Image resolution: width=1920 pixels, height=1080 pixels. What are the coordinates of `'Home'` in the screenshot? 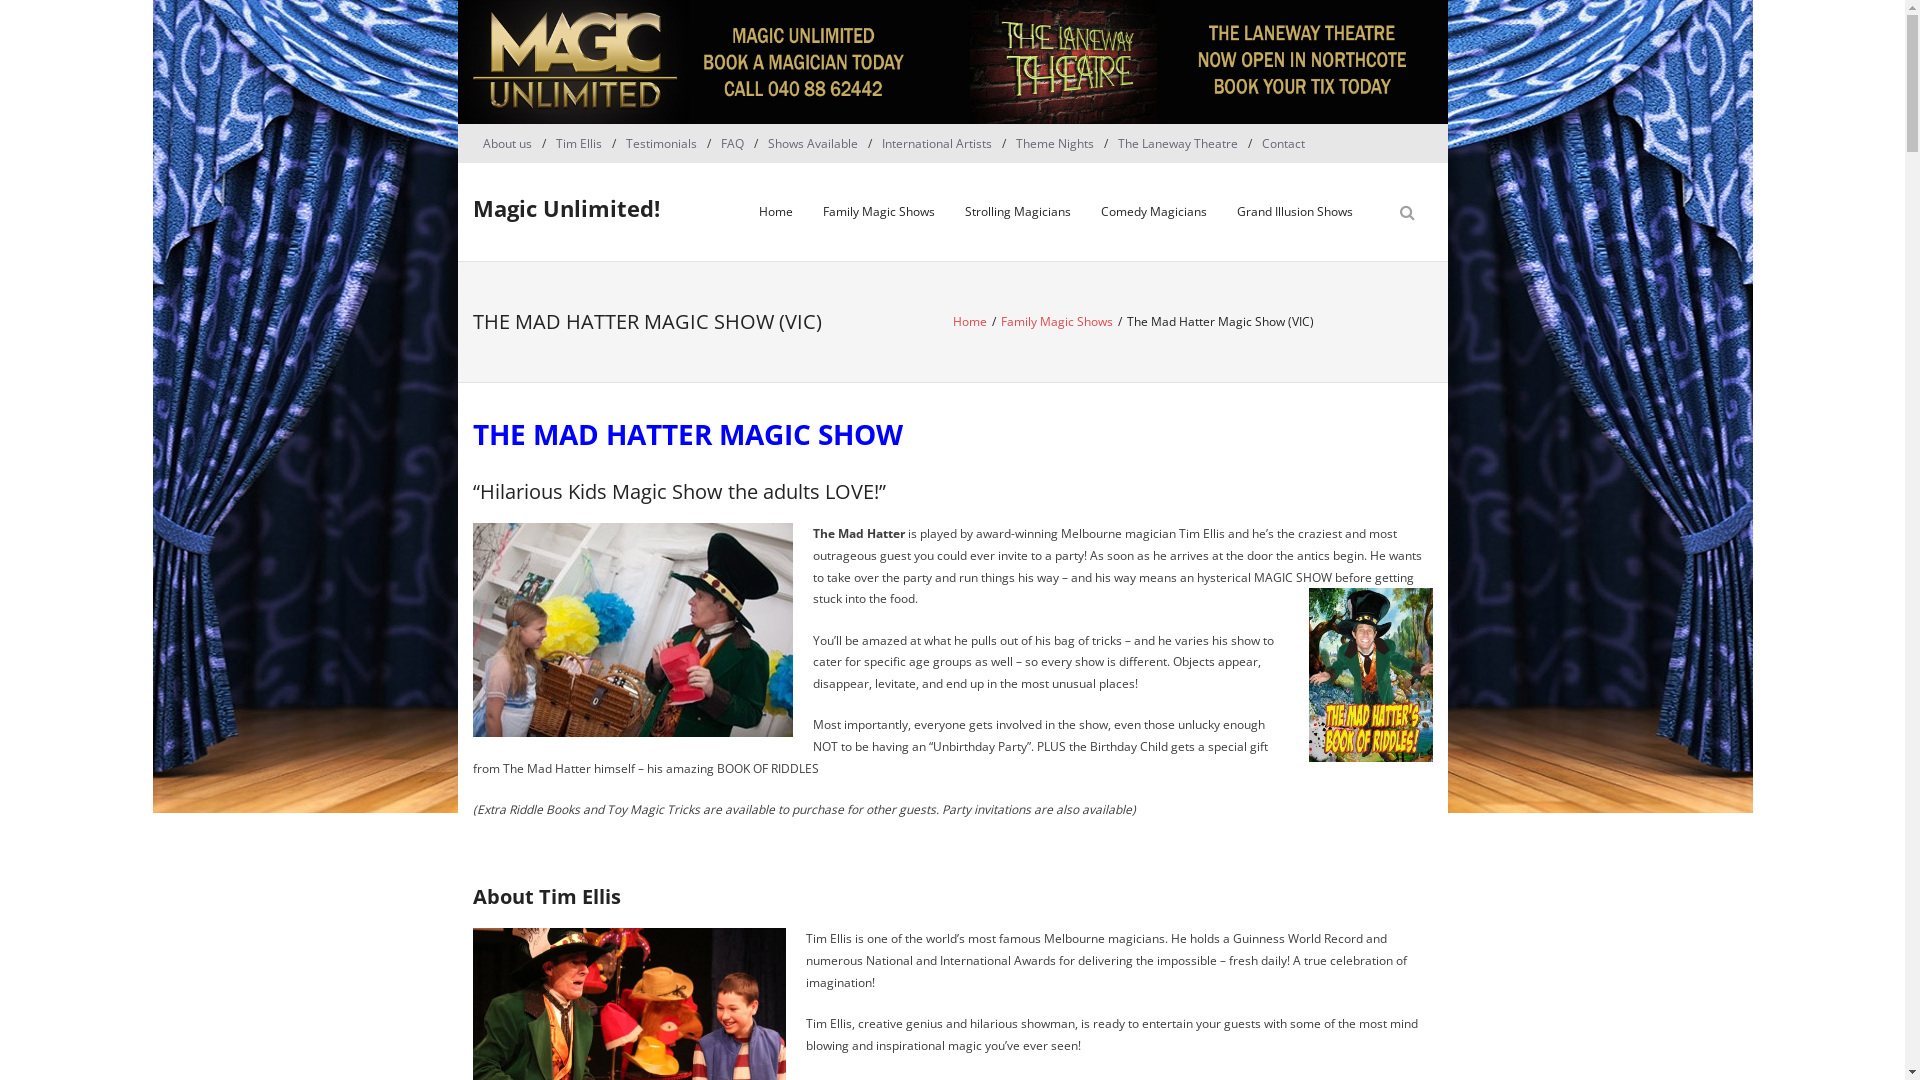 It's located at (969, 320).